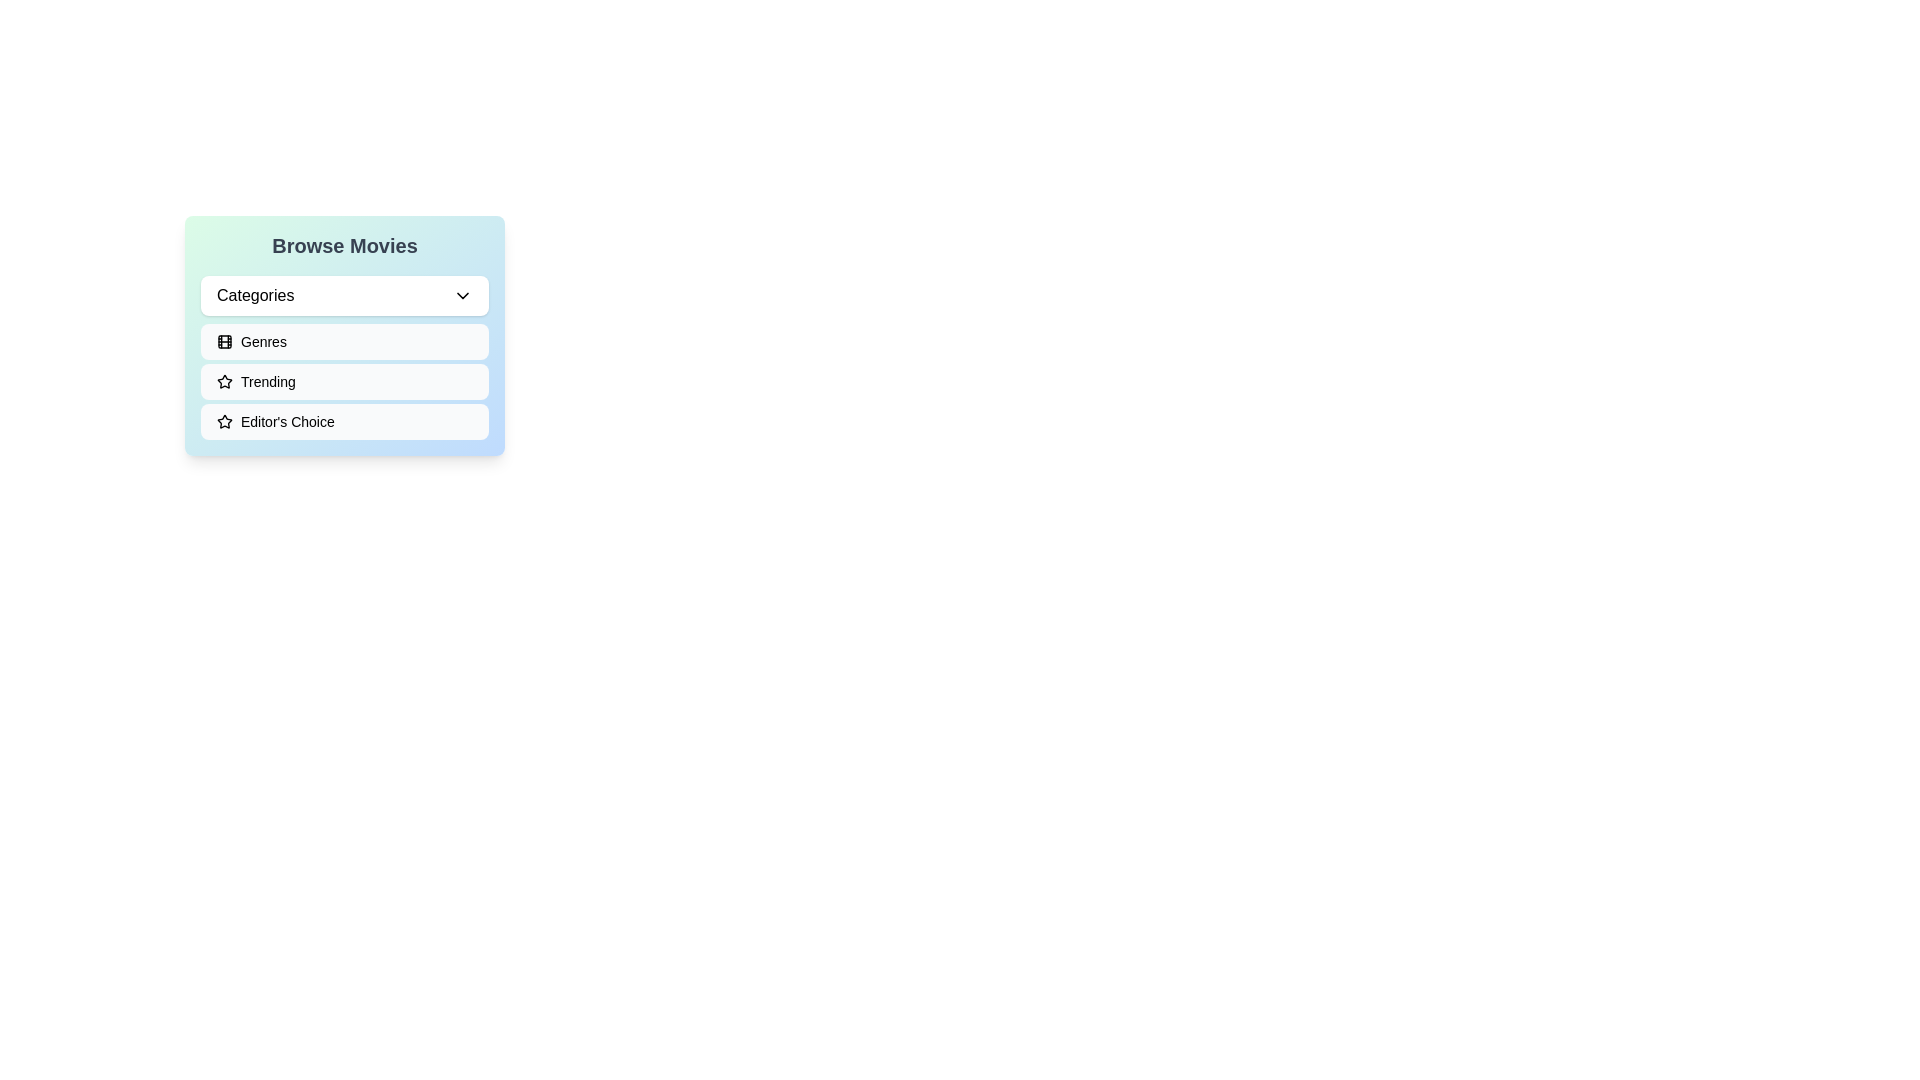  Describe the element at coordinates (225, 381) in the screenshot. I see `the star-shaped icon in the 'Editor's Choice' row of the 'Browse Movies' category list` at that location.